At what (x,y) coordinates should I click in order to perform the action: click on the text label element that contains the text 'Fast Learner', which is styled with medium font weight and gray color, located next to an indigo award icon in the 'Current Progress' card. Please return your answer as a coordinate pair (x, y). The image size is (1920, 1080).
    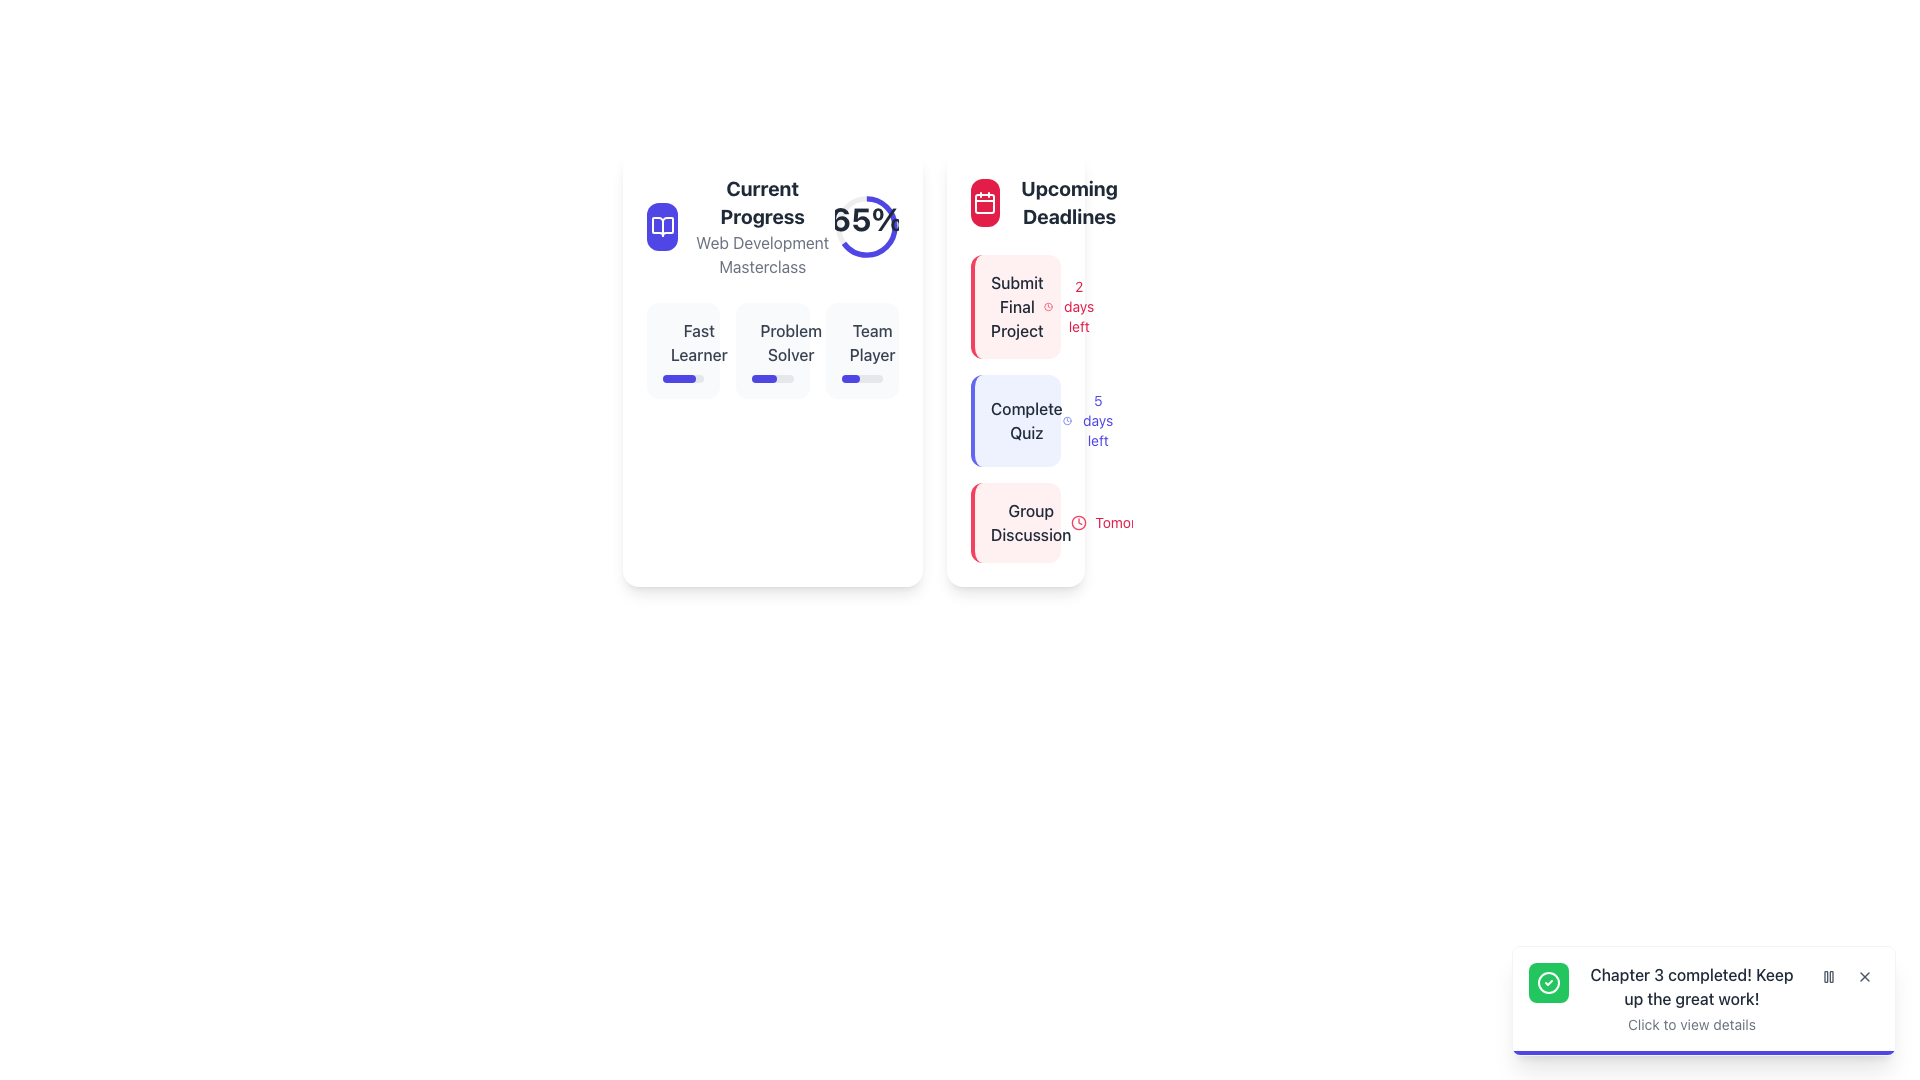
    Looking at the image, I should click on (683, 342).